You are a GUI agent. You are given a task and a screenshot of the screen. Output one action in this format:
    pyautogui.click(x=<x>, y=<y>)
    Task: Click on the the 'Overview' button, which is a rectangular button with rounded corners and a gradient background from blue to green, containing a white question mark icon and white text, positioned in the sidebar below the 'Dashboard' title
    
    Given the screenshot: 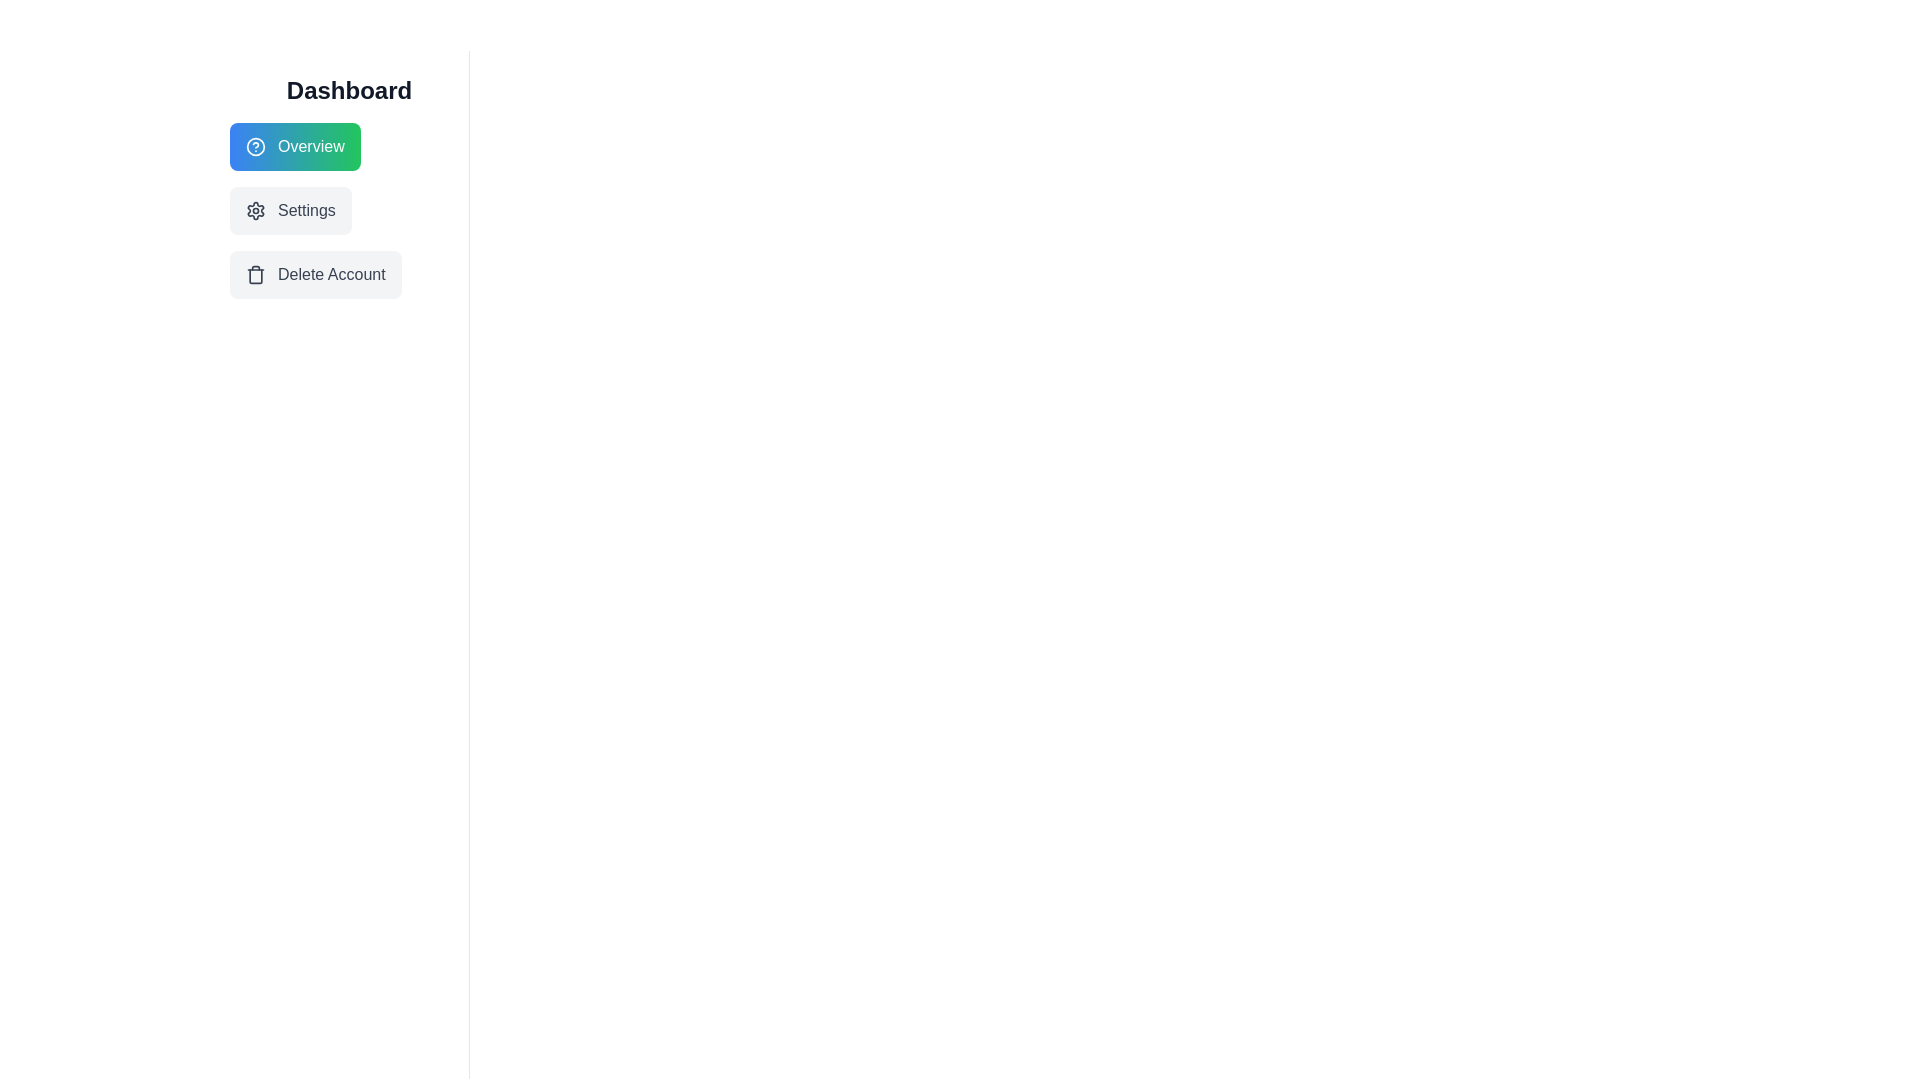 What is the action you would take?
    pyautogui.click(x=294, y=145)
    